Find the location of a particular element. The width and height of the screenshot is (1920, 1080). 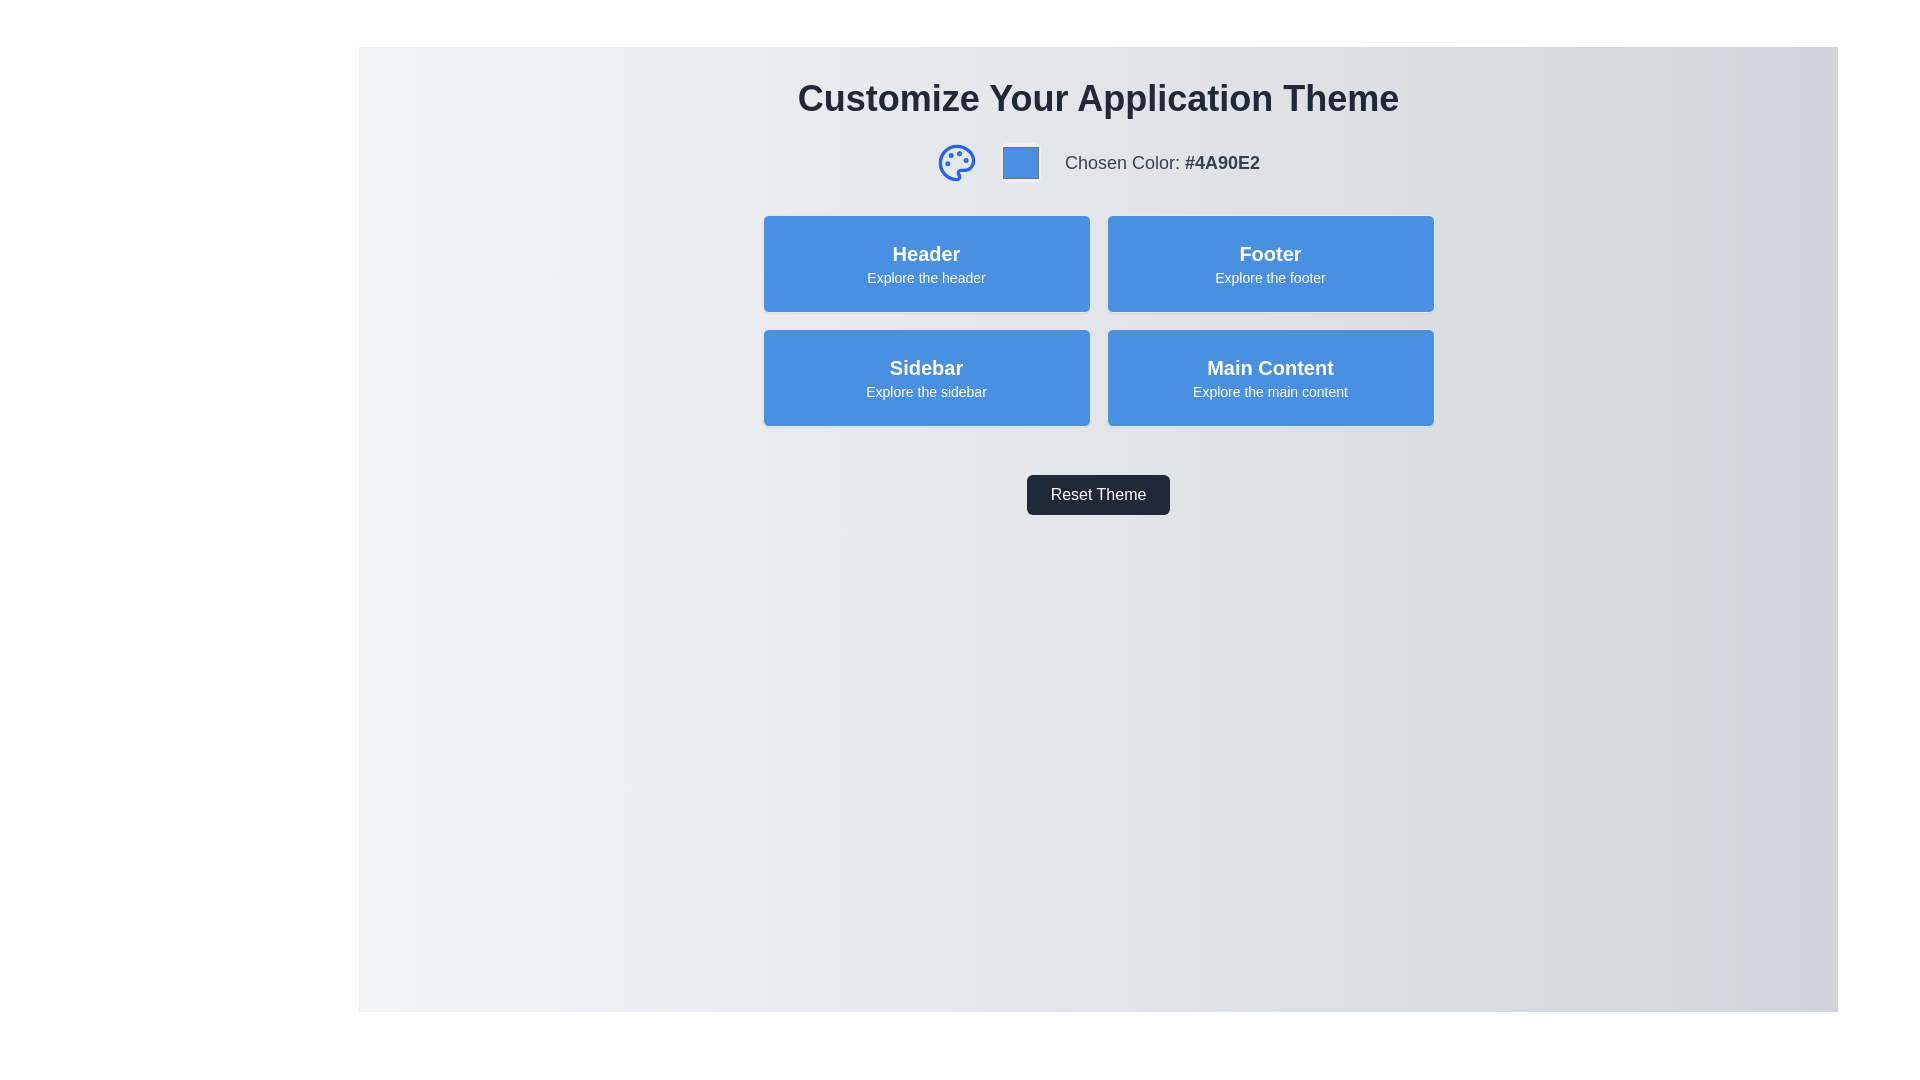

the rectangular button with a blue background labeled 'Main Content' is located at coordinates (1269, 378).